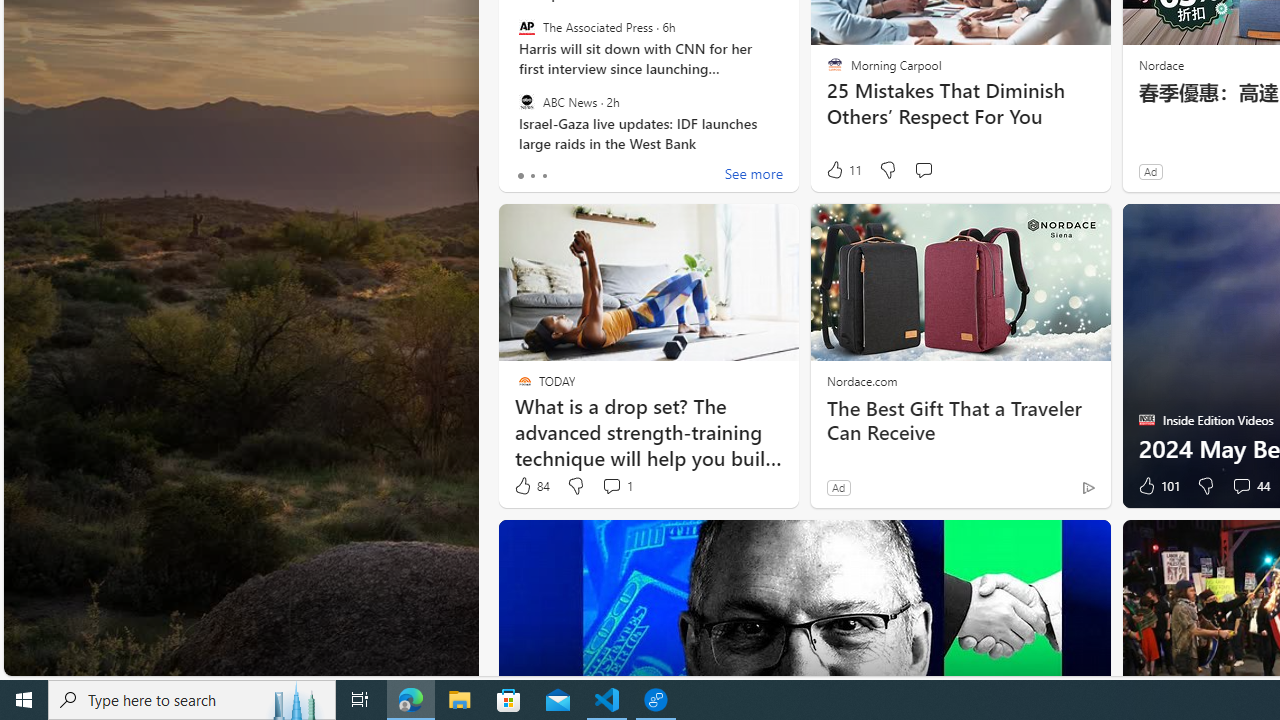 The width and height of the screenshot is (1280, 720). Describe the element at coordinates (1157, 486) in the screenshot. I see `'101 Like'` at that location.